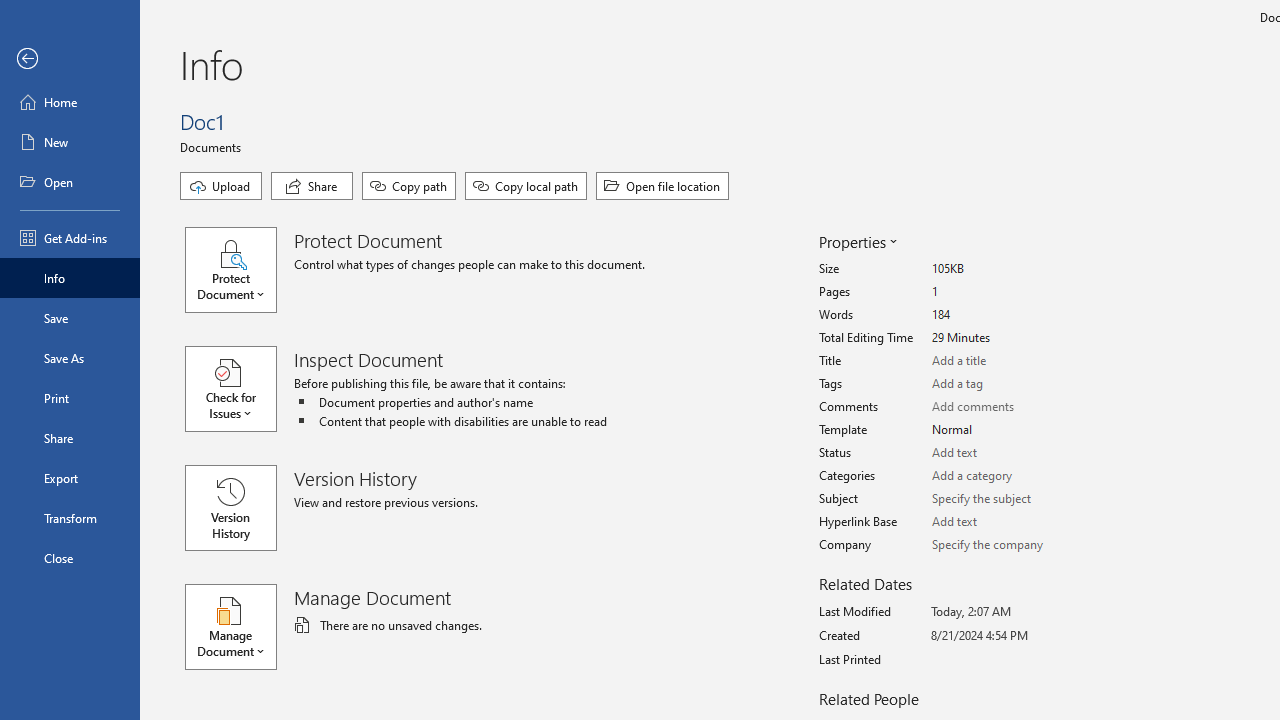  What do you see at coordinates (526, 186) in the screenshot?
I see `'Copy local path'` at bounding box center [526, 186].